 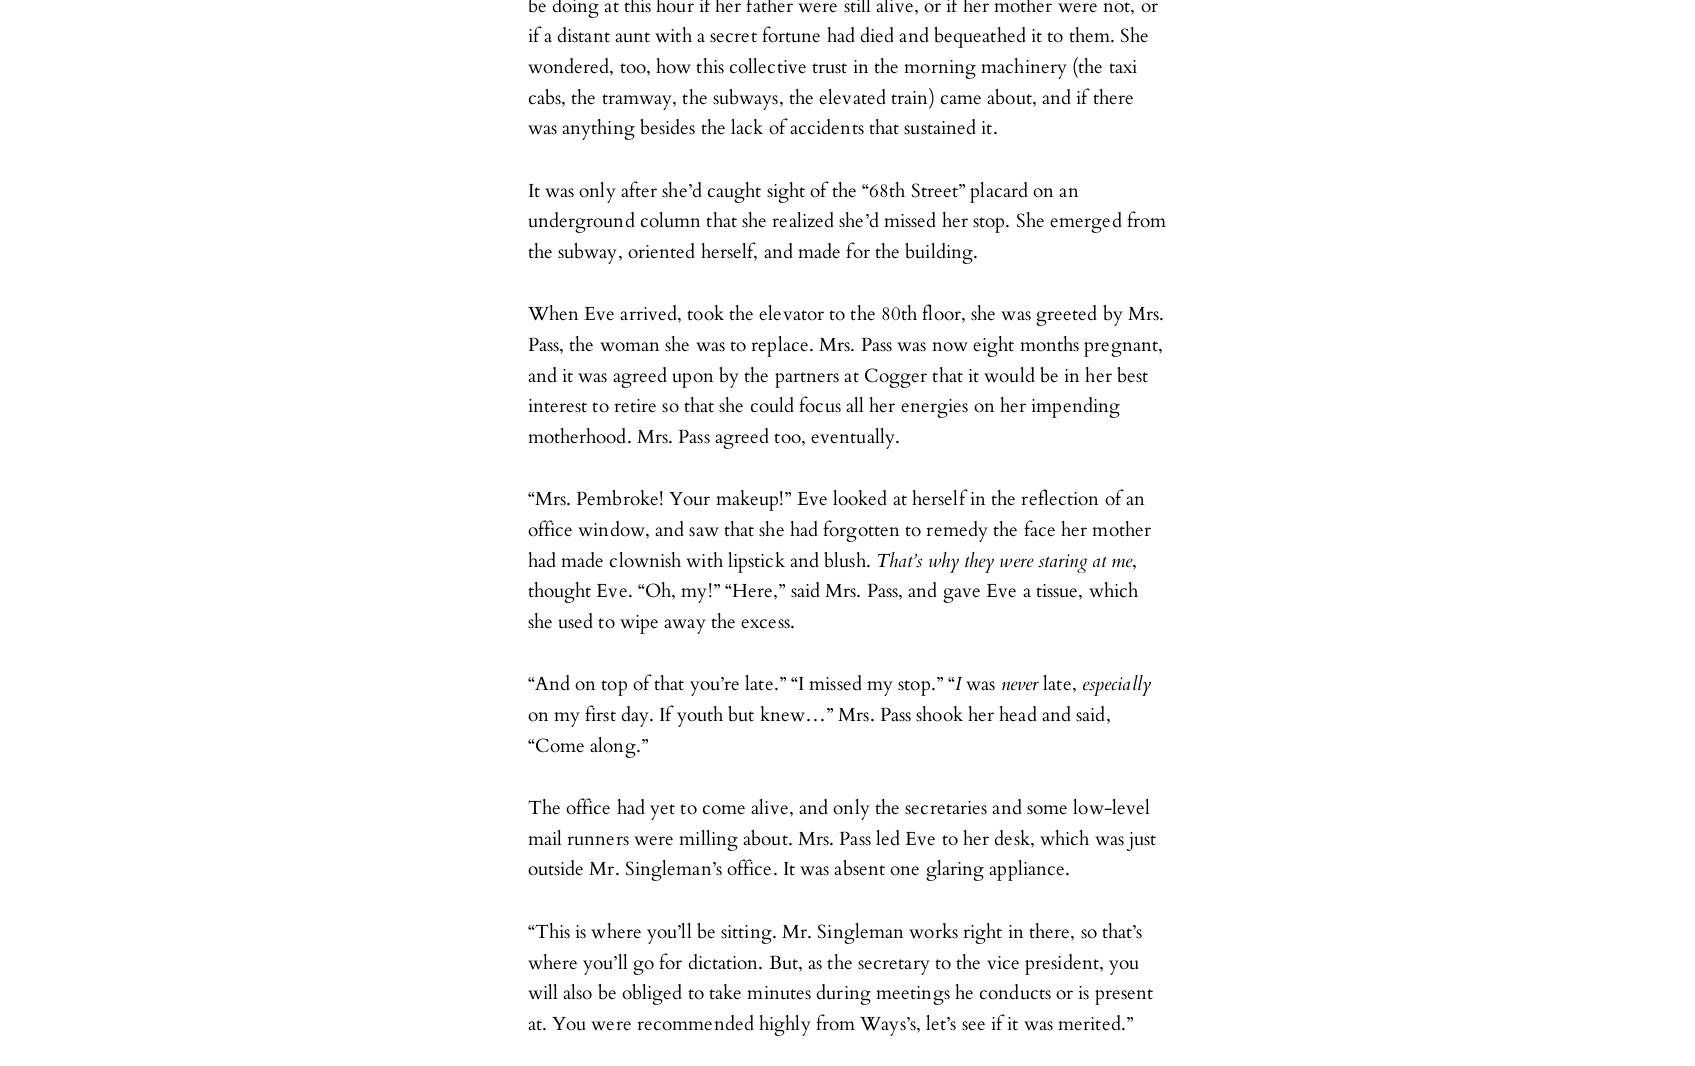 What do you see at coordinates (526, 729) in the screenshot?
I see `'on my first day. If youth but knew…” Mrs. Pass shook her head and said, “Come along.”'` at bounding box center [526, 729].